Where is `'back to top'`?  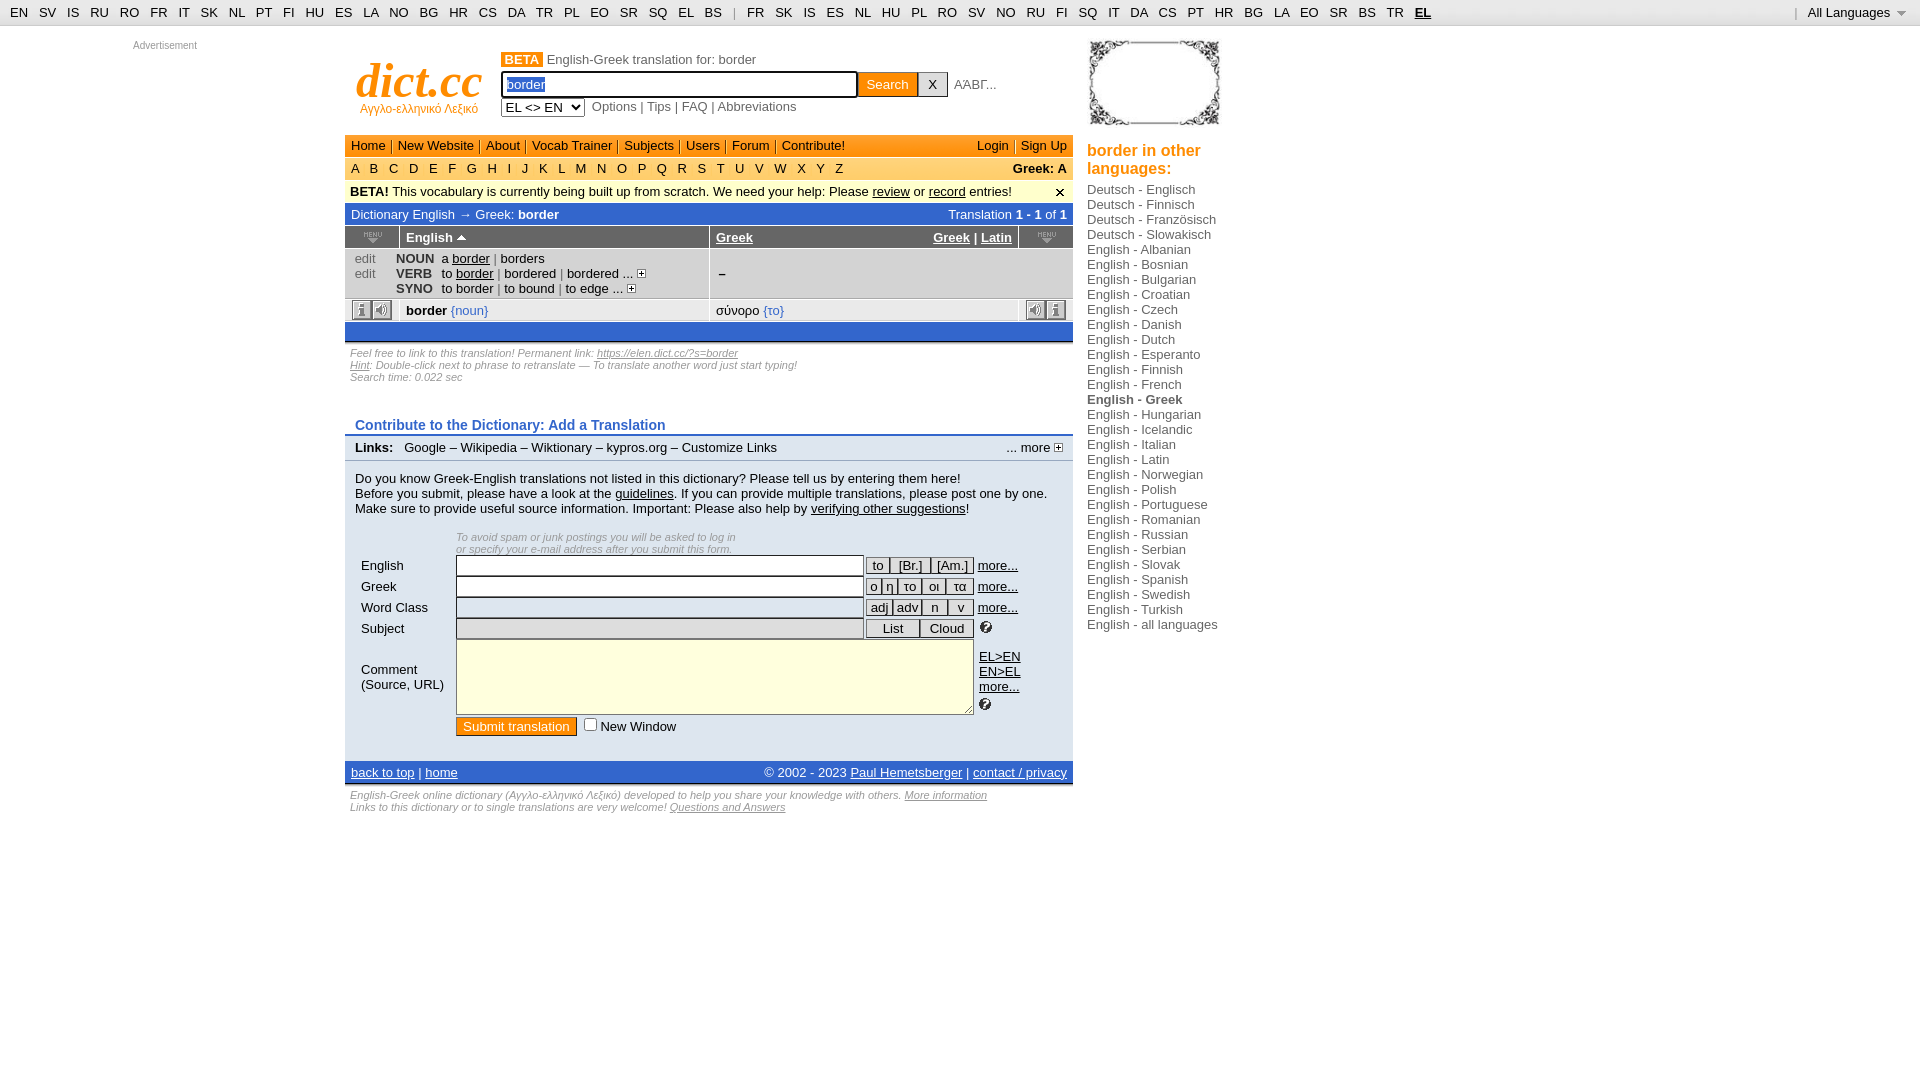
'back to top' is located at coordinates (383, 771).